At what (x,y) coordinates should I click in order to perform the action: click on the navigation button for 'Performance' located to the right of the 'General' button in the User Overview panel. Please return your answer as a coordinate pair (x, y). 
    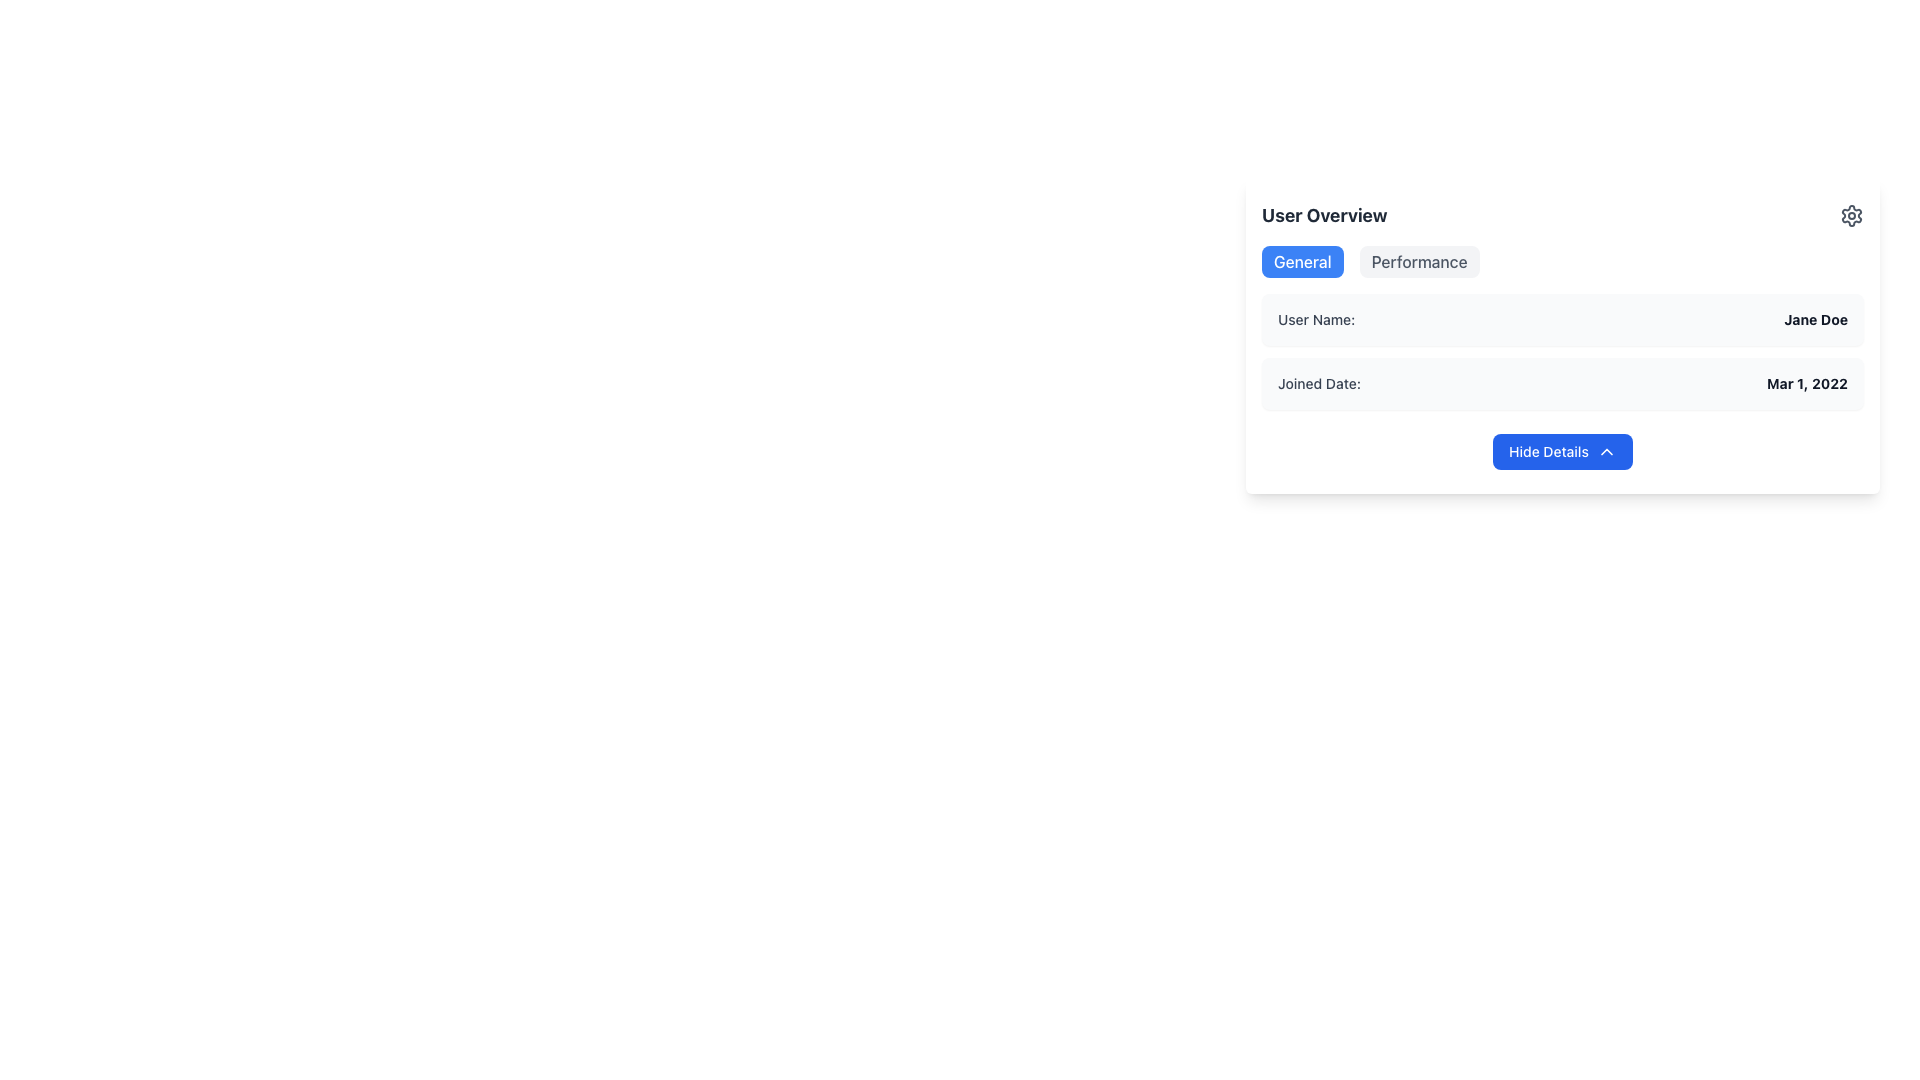
    Looking at the image, I should click on (1418, 261).